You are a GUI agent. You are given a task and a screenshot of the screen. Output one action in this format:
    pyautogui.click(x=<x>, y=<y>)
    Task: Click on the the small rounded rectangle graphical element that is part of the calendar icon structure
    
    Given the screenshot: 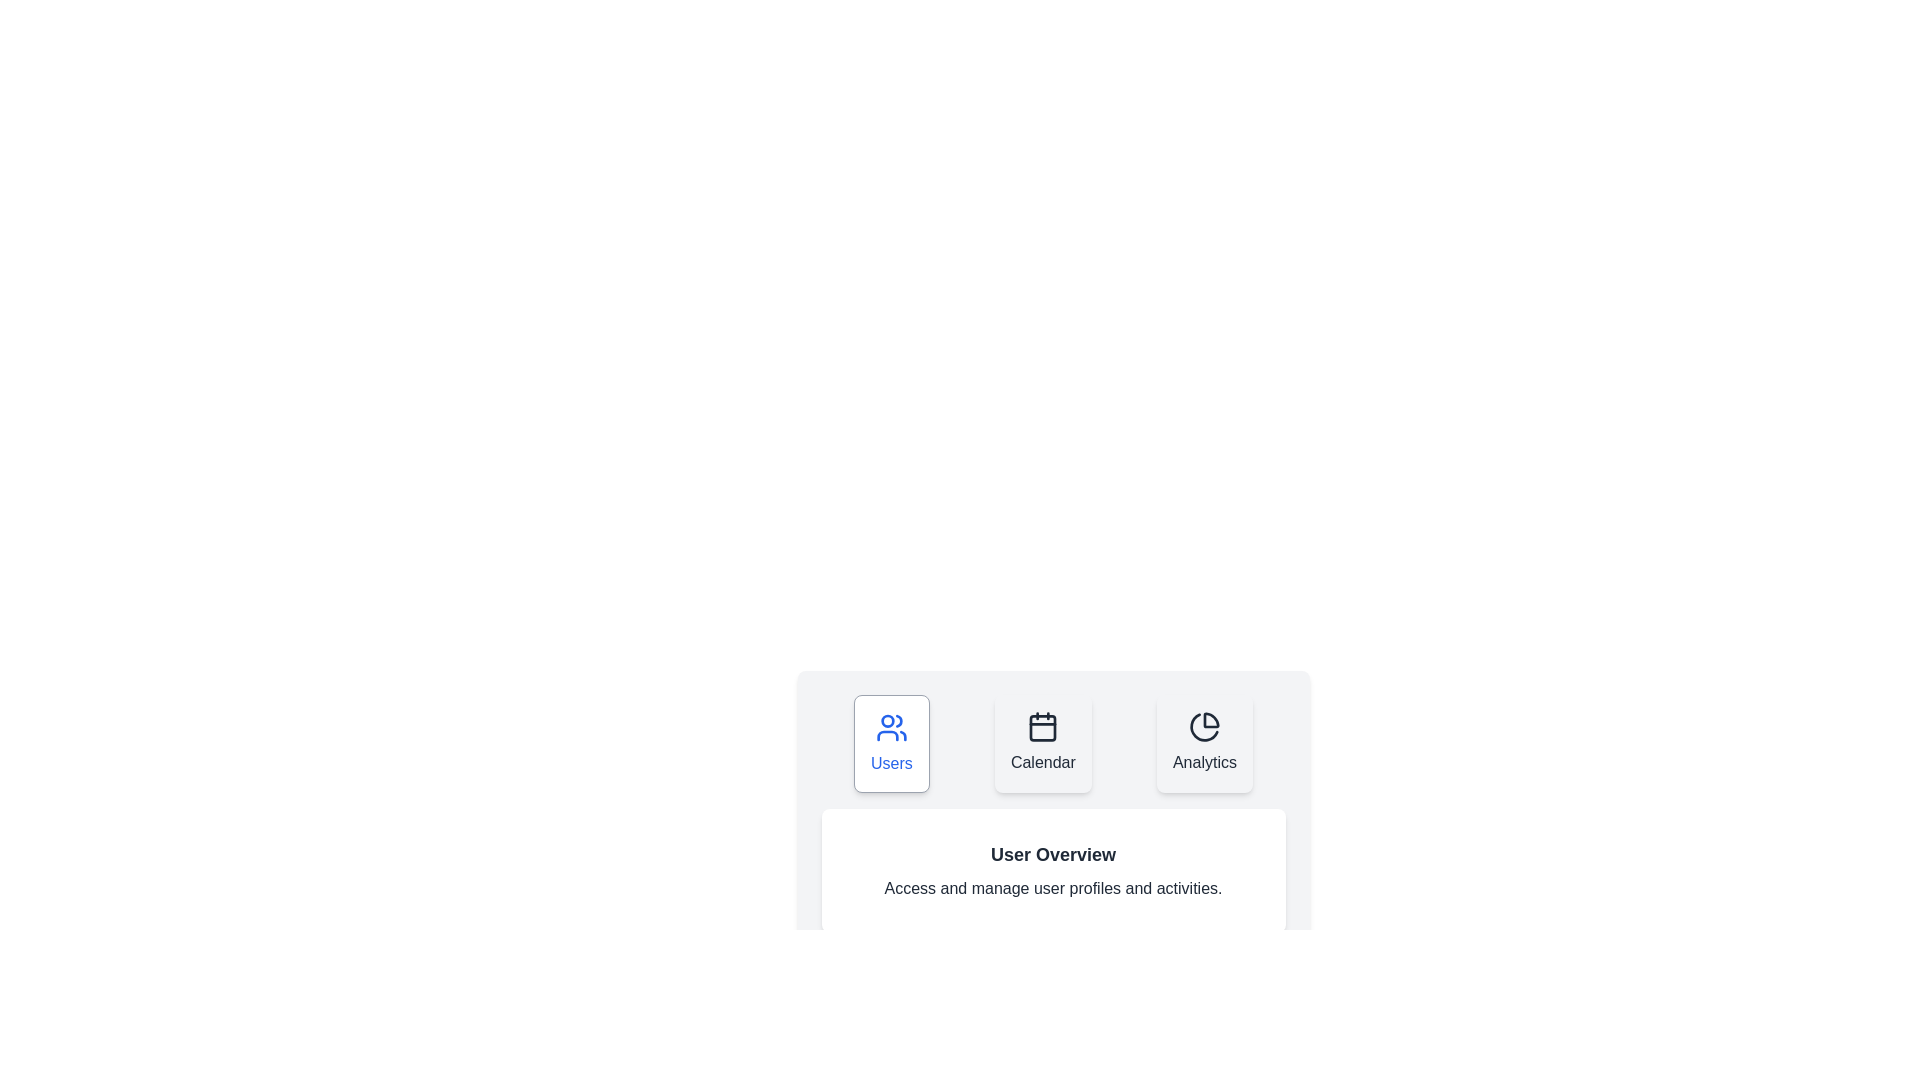 What is the action you would take?
    pyautogui.click(x=1042, y=728)
    